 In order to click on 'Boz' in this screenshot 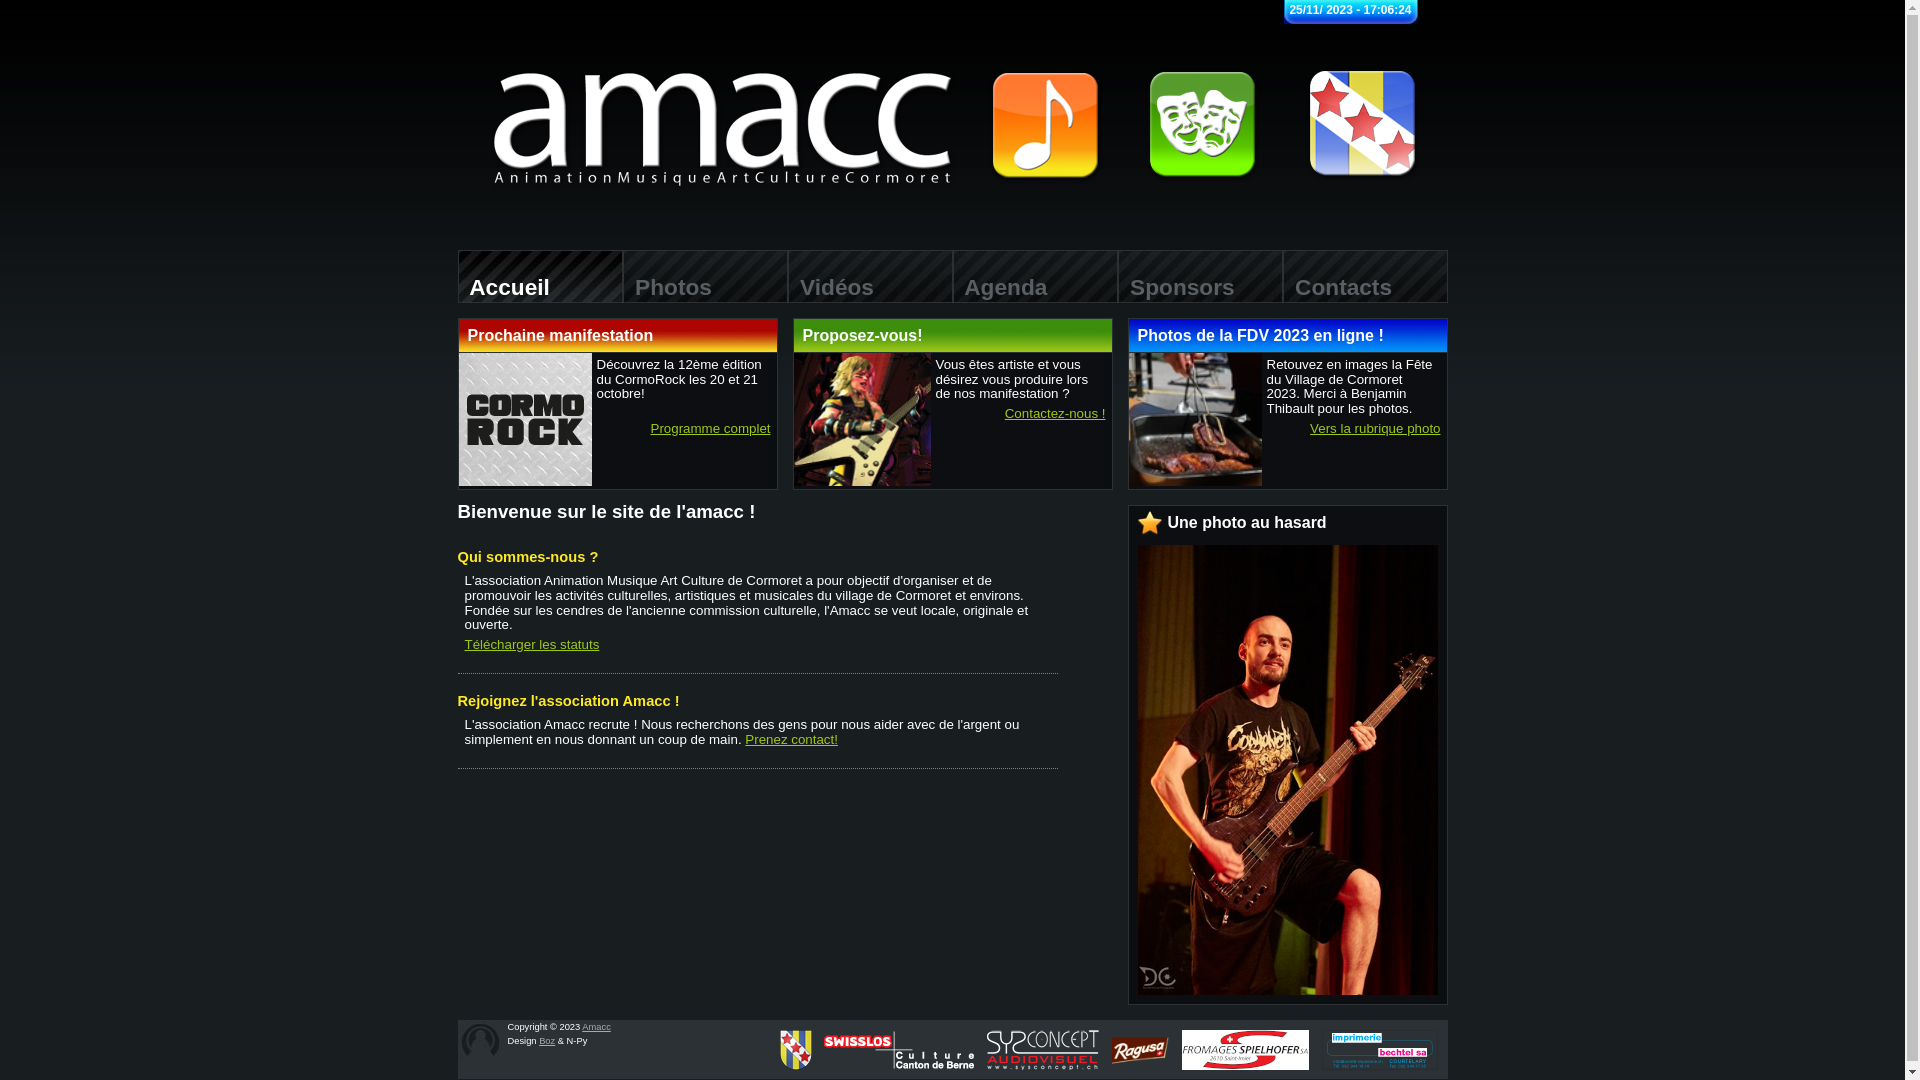, I will do `click(547, 1040)`.